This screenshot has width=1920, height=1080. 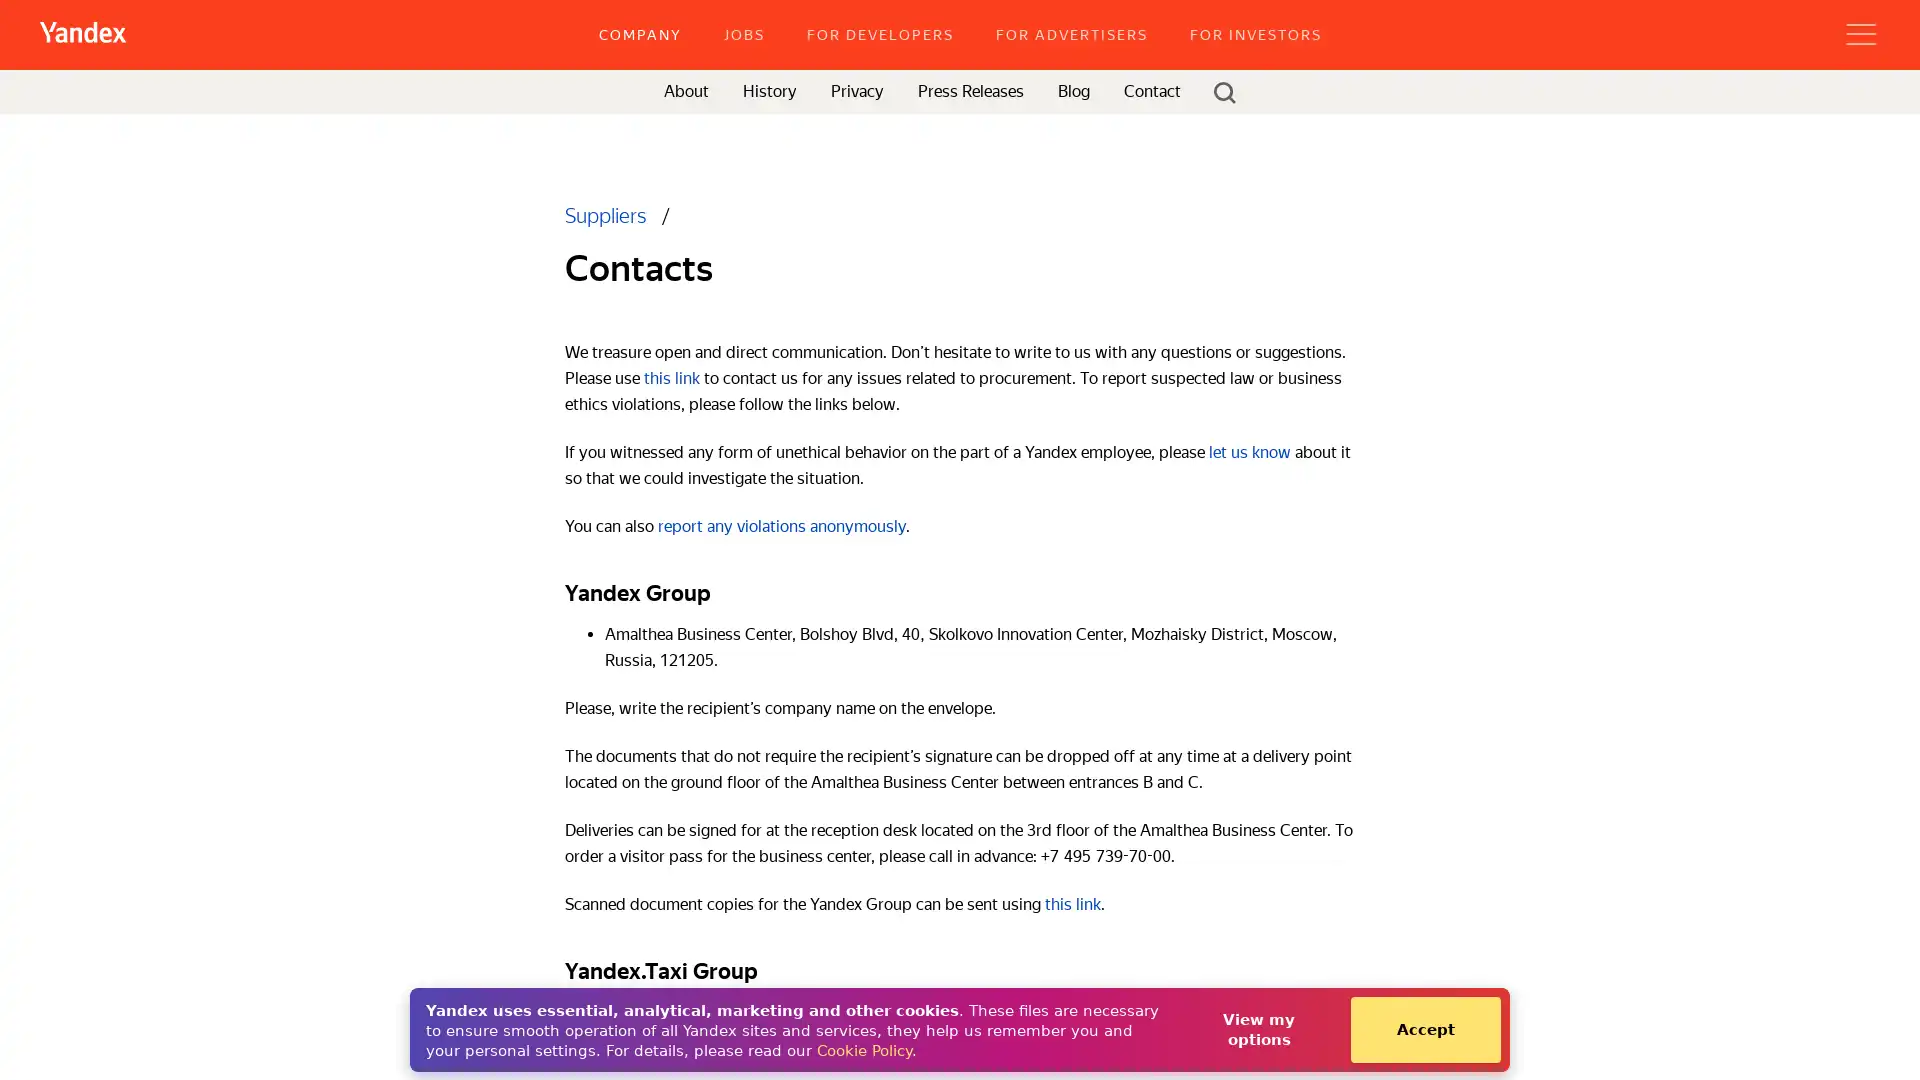 I want to click on Accept, so click(x=1424, y=1029).